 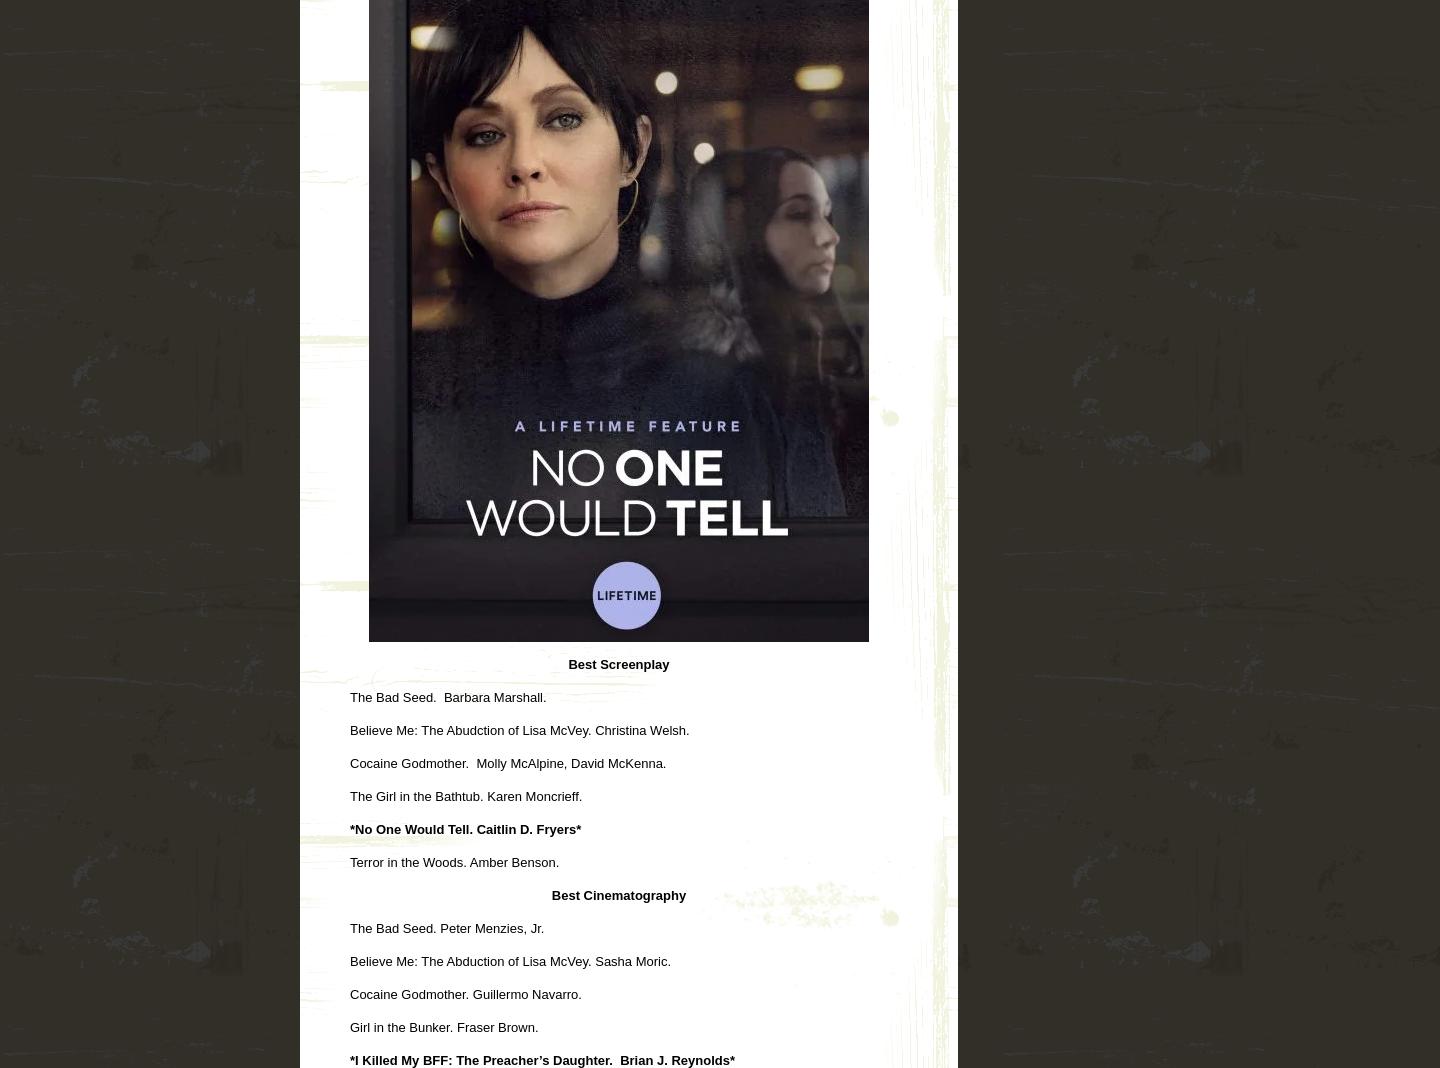 I want to click on 'Believe Me: The Abudction of Lisa McVey. Christina Welsh.', so click(x=350, y=729).